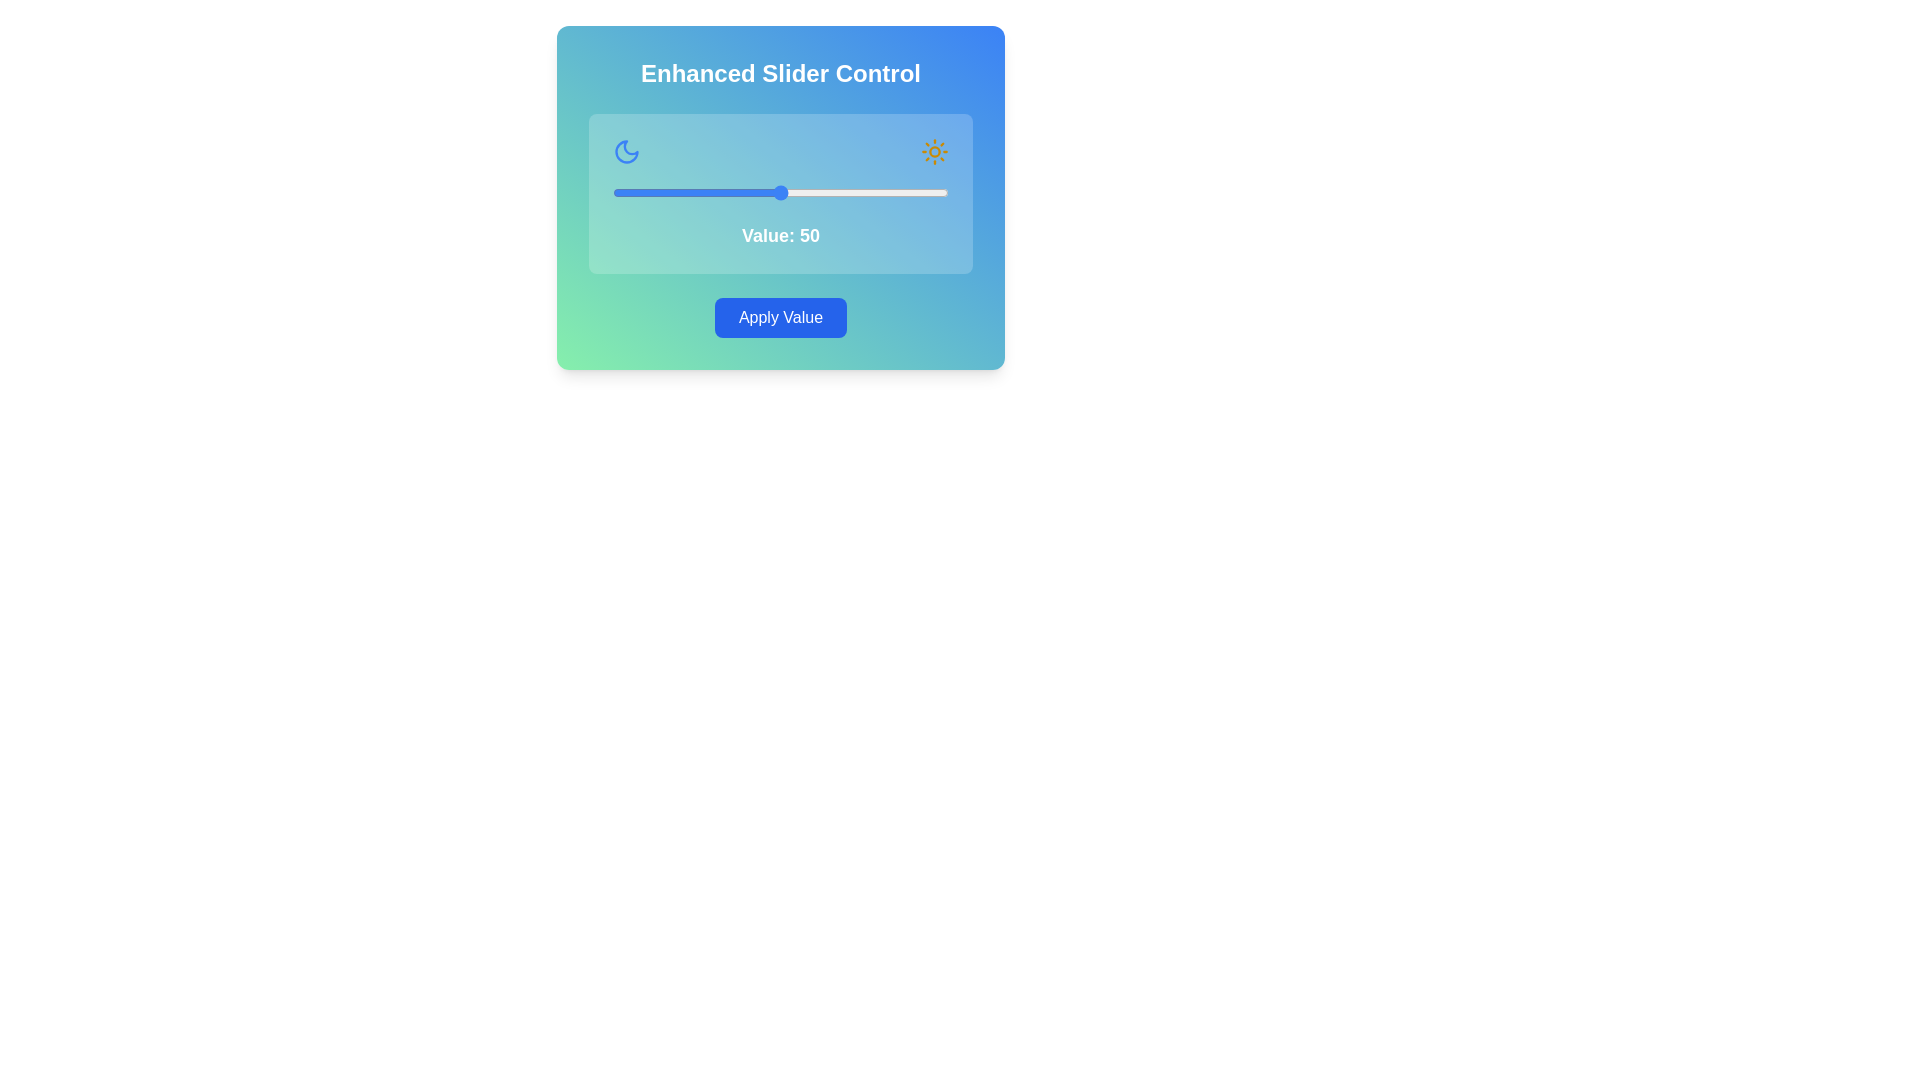 The height and width of the screenshot is (1080, 1920). I want to click on the slider, so click(907, 192).